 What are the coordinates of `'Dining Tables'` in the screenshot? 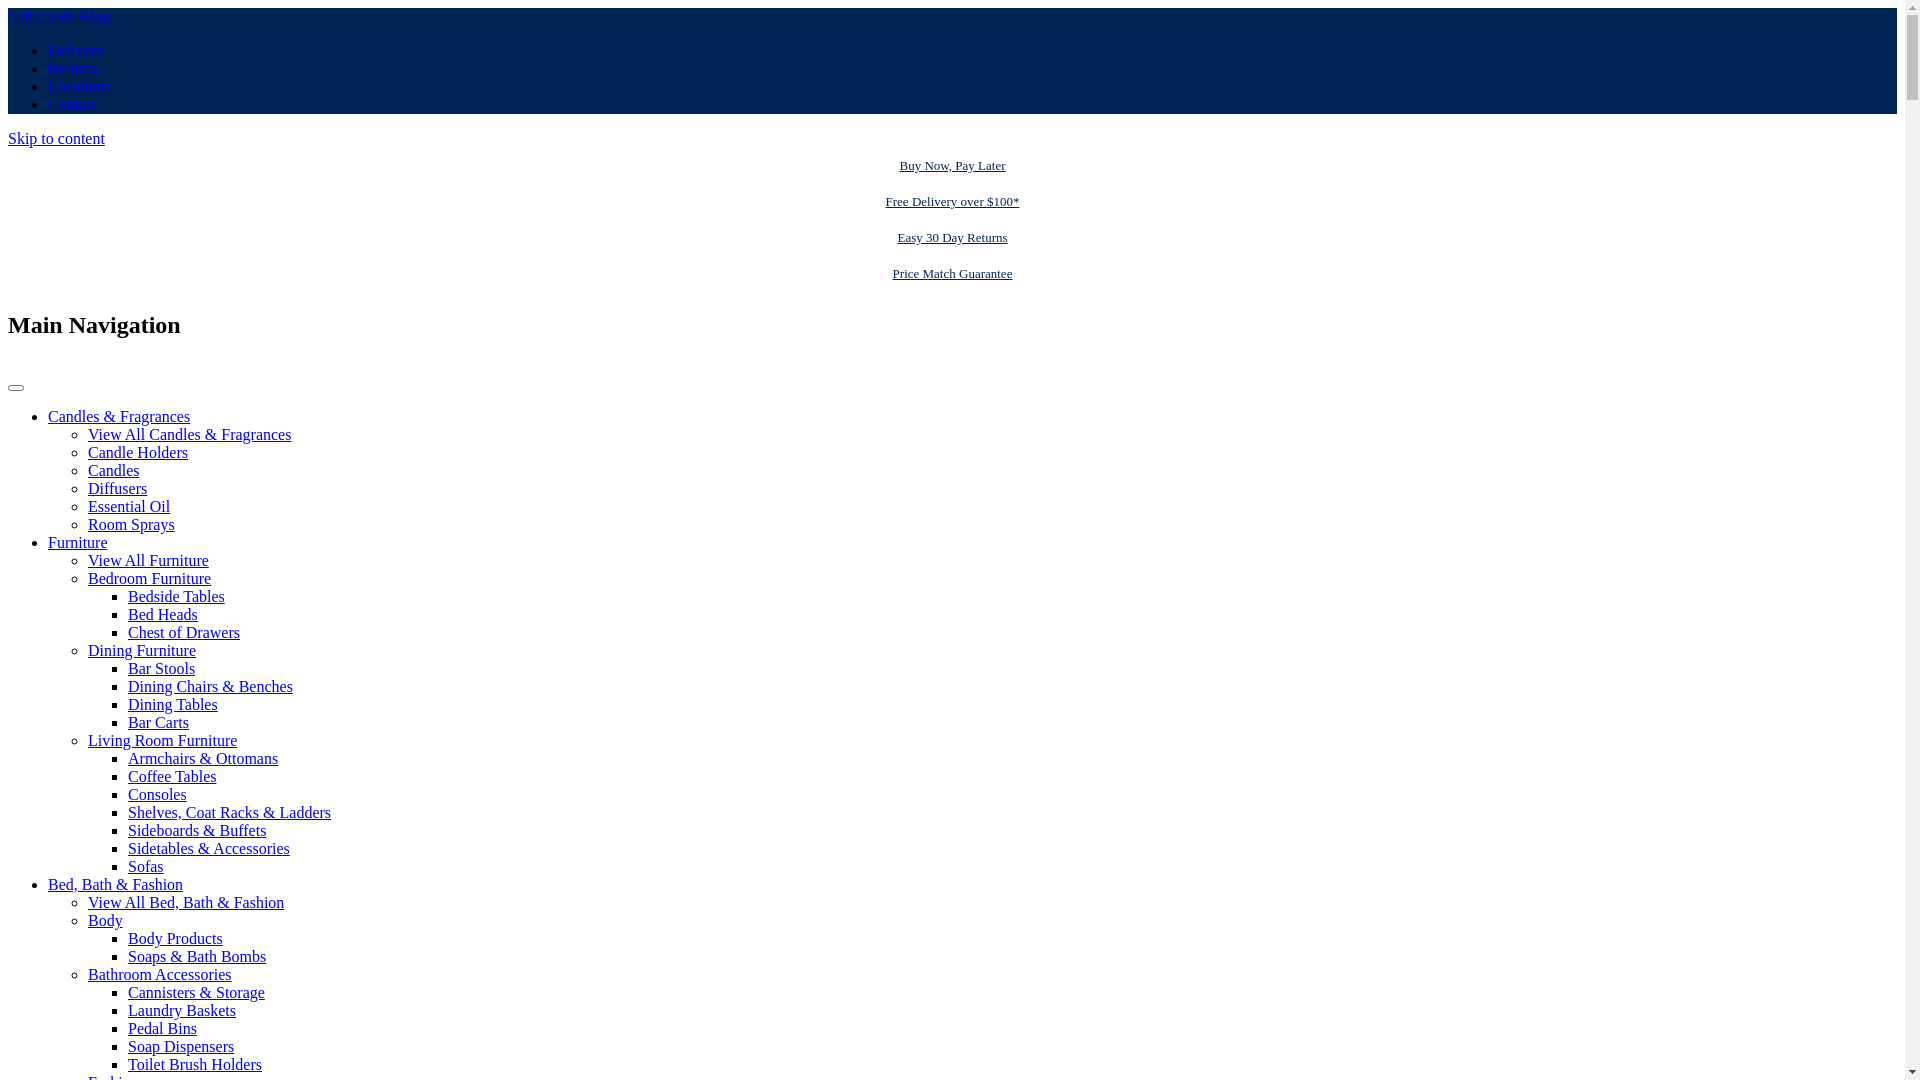 It's located at (172, 703).